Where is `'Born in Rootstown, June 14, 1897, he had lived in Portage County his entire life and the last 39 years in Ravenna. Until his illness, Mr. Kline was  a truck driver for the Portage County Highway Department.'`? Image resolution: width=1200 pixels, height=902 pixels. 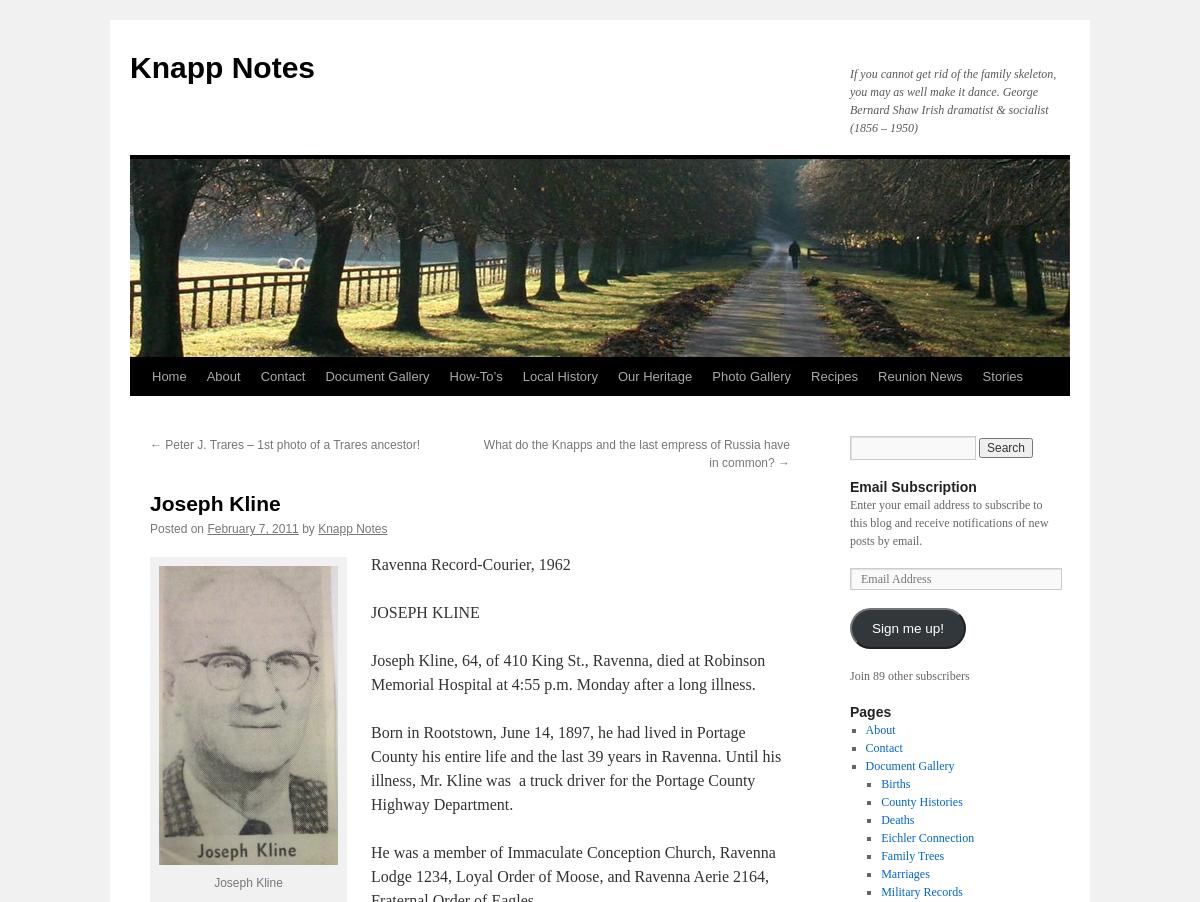
'Born in Rootstown, June 14, 1897, he had lived in Portage County his entire life and the last 39 years in Ravenna. Until his illness, Mr. Kline was  a truck driver for the Portage County Highway Department.' is located at coordinates (575, 767).